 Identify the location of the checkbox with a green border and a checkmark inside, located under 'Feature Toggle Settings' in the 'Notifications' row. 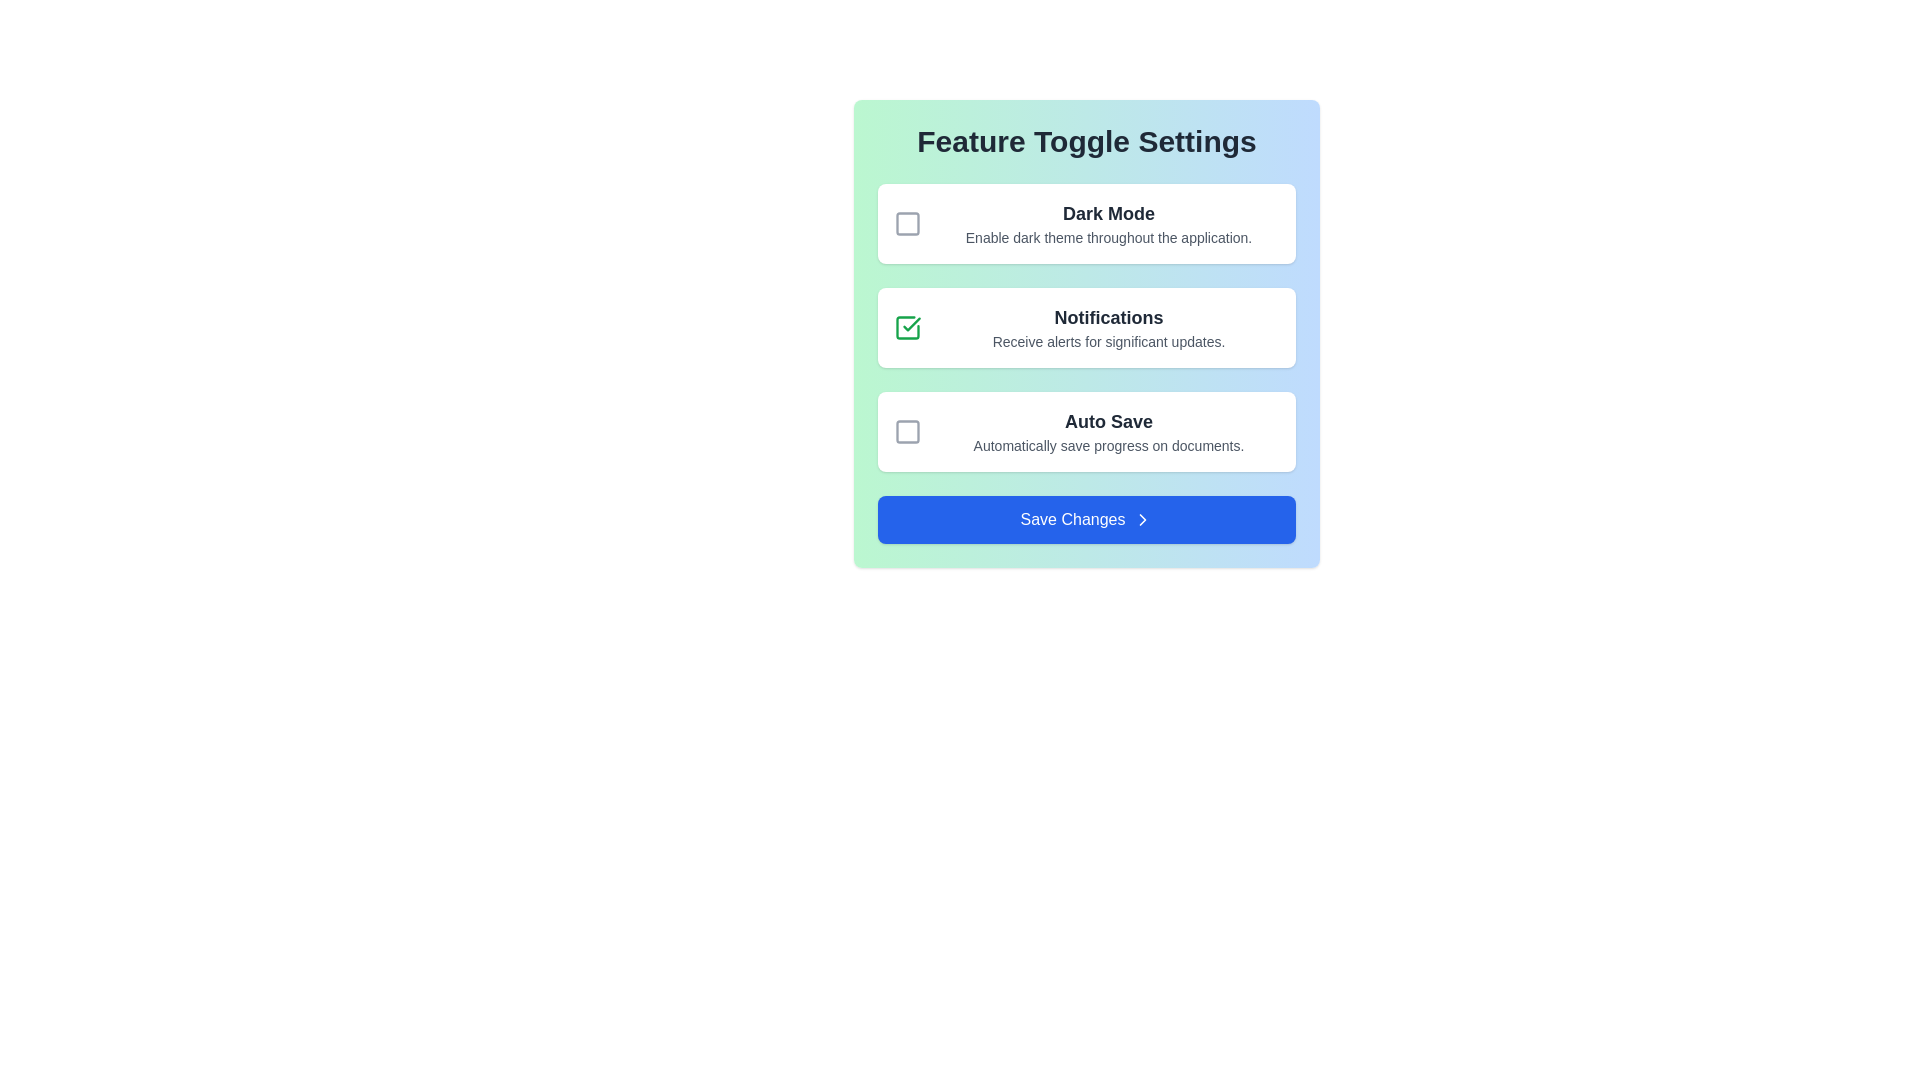
(906, 326).